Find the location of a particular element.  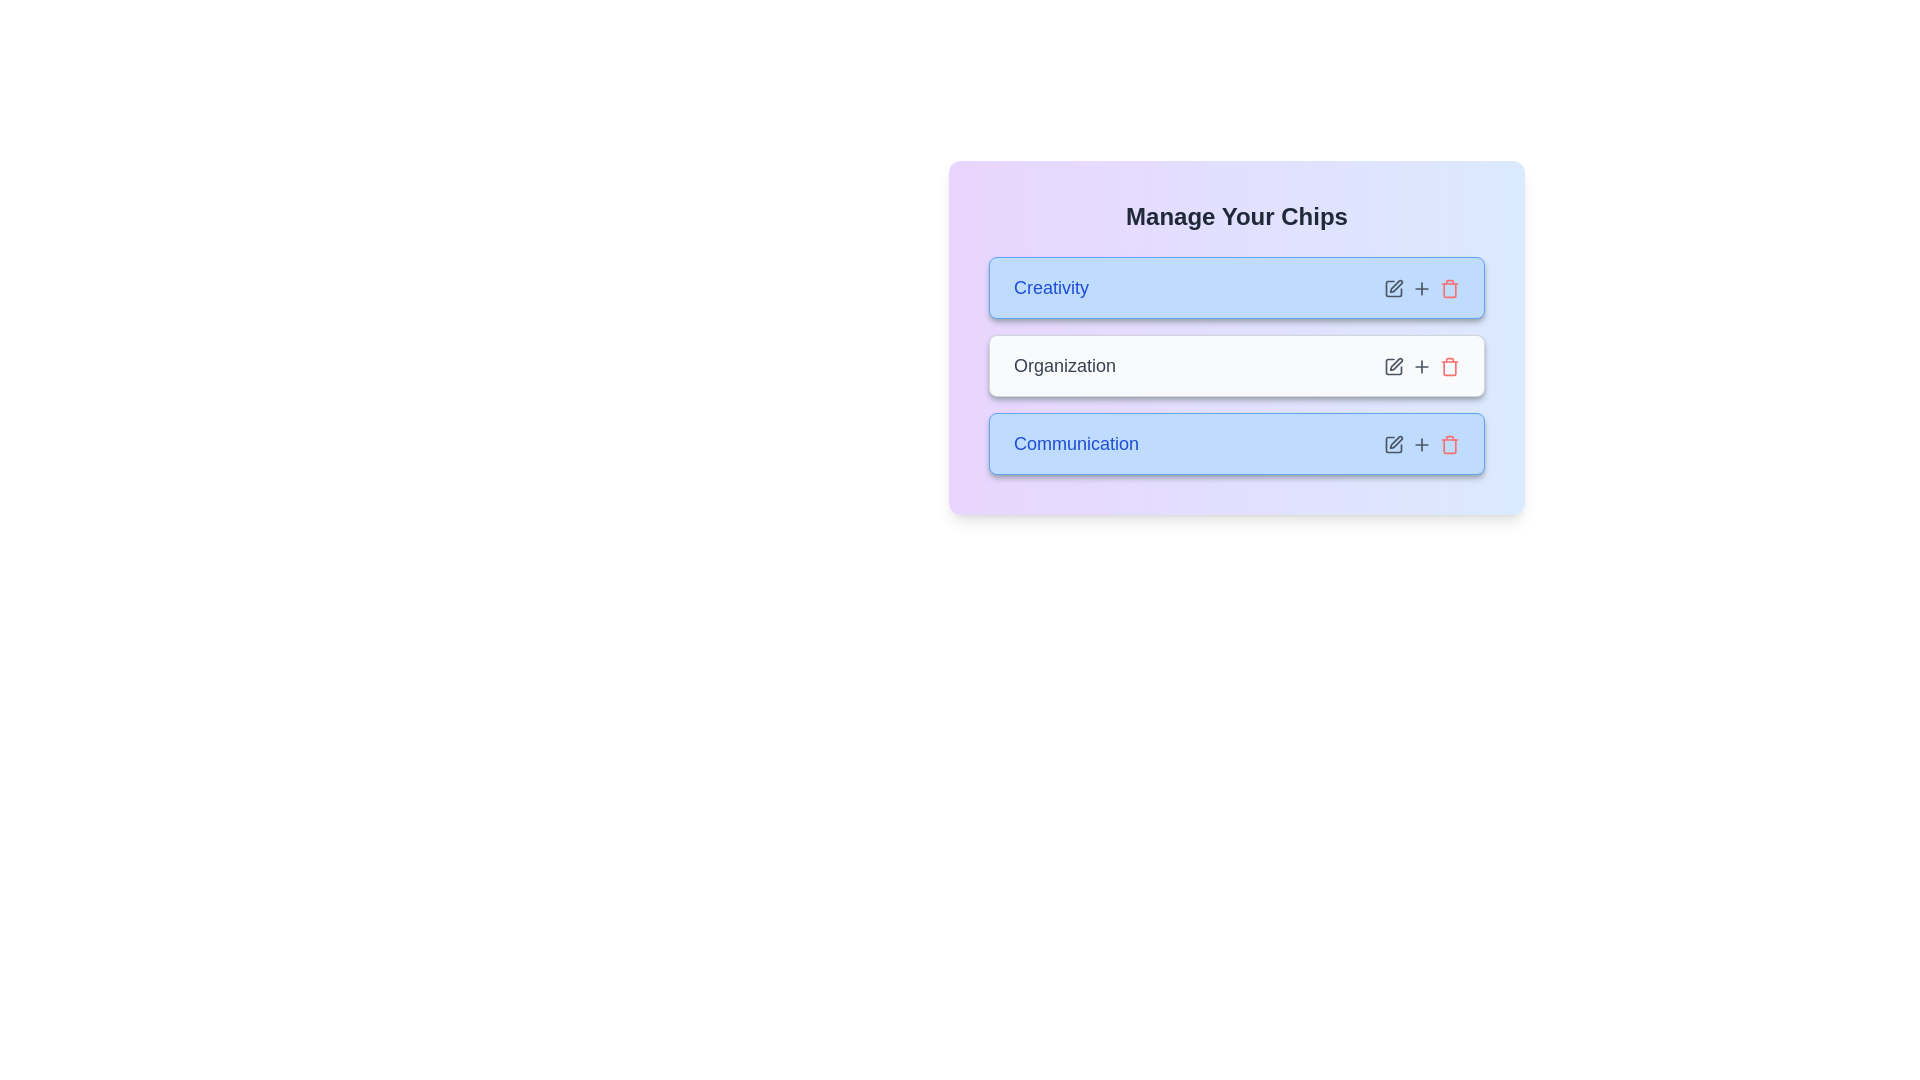

add icon for the chip labeled 'Communication' is located at coordinates (1420, 442).